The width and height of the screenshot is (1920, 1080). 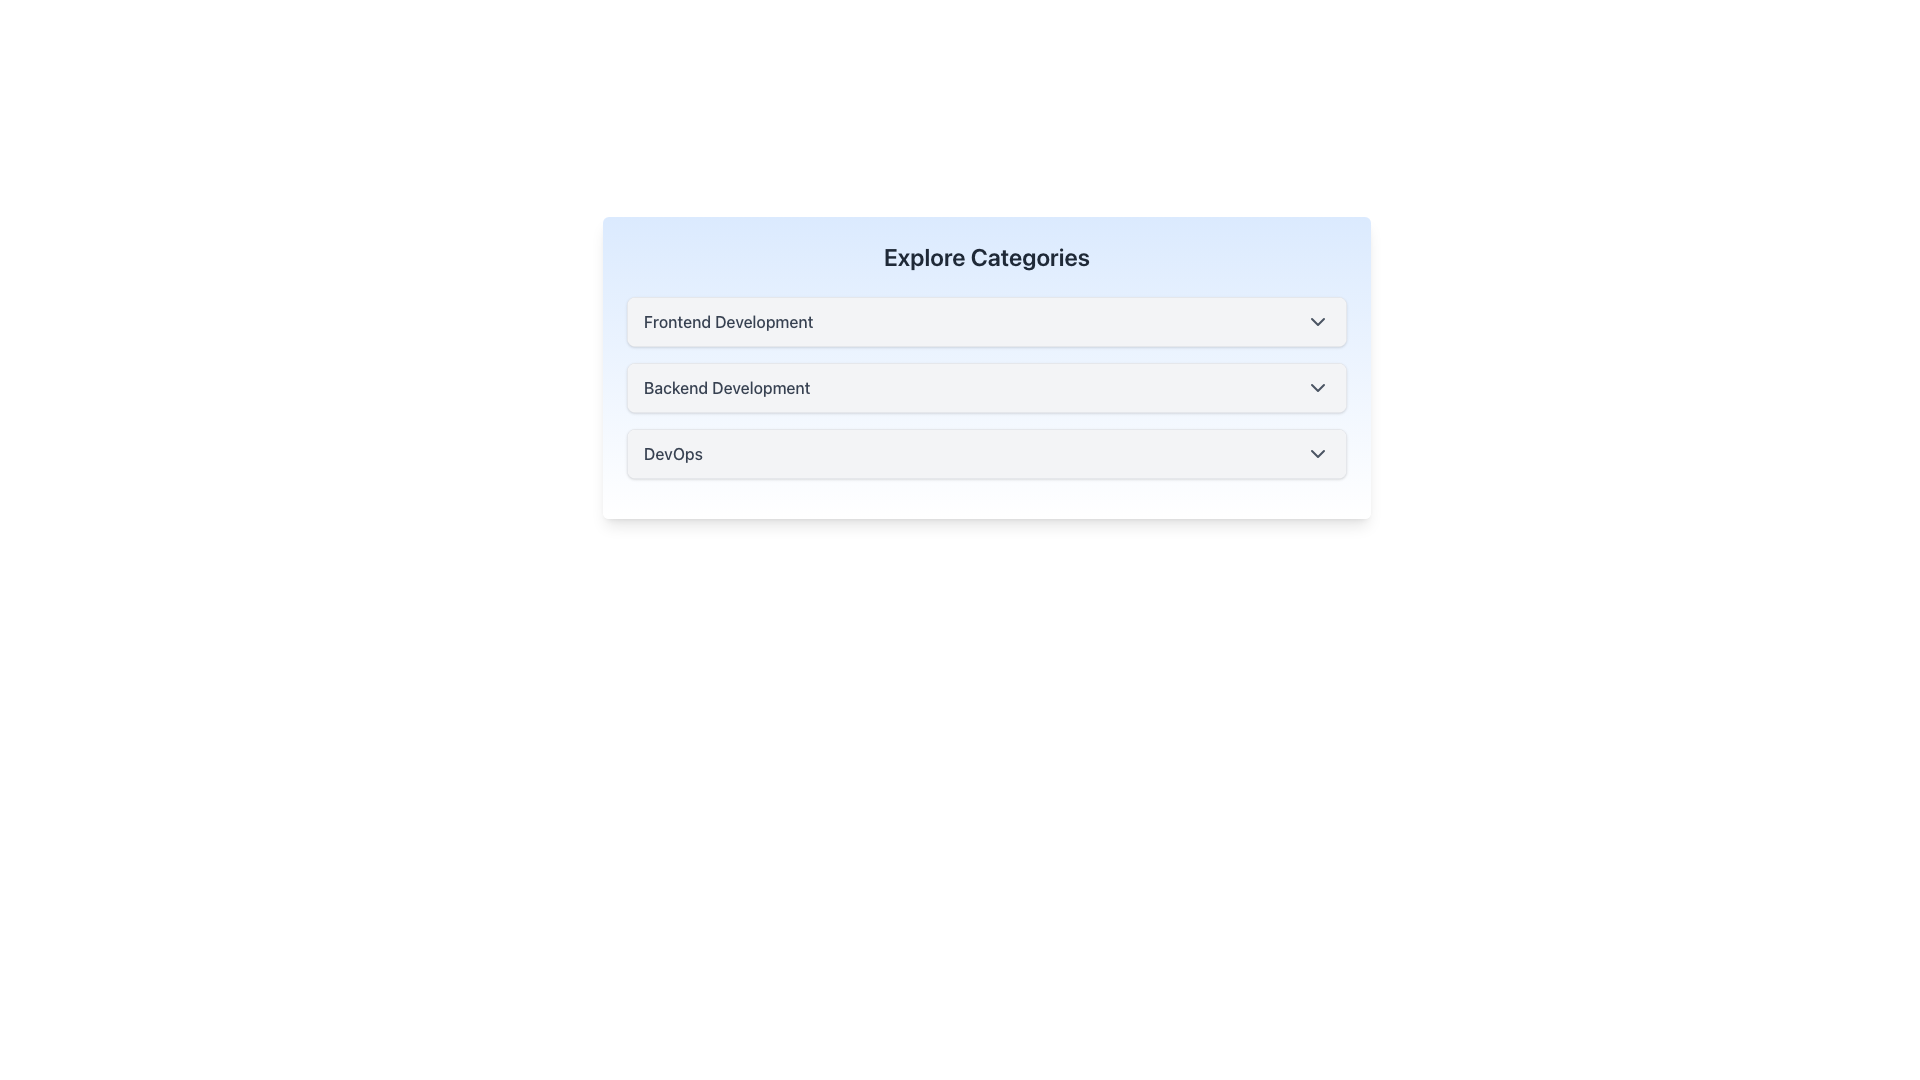 What do you see at coordinates (987, 388) in the screenshot?
I see `to select or expand the interactive card for 'Backend Development', which is the second card in a vertical arrangement of three cards` at bounding box center [987, 388].